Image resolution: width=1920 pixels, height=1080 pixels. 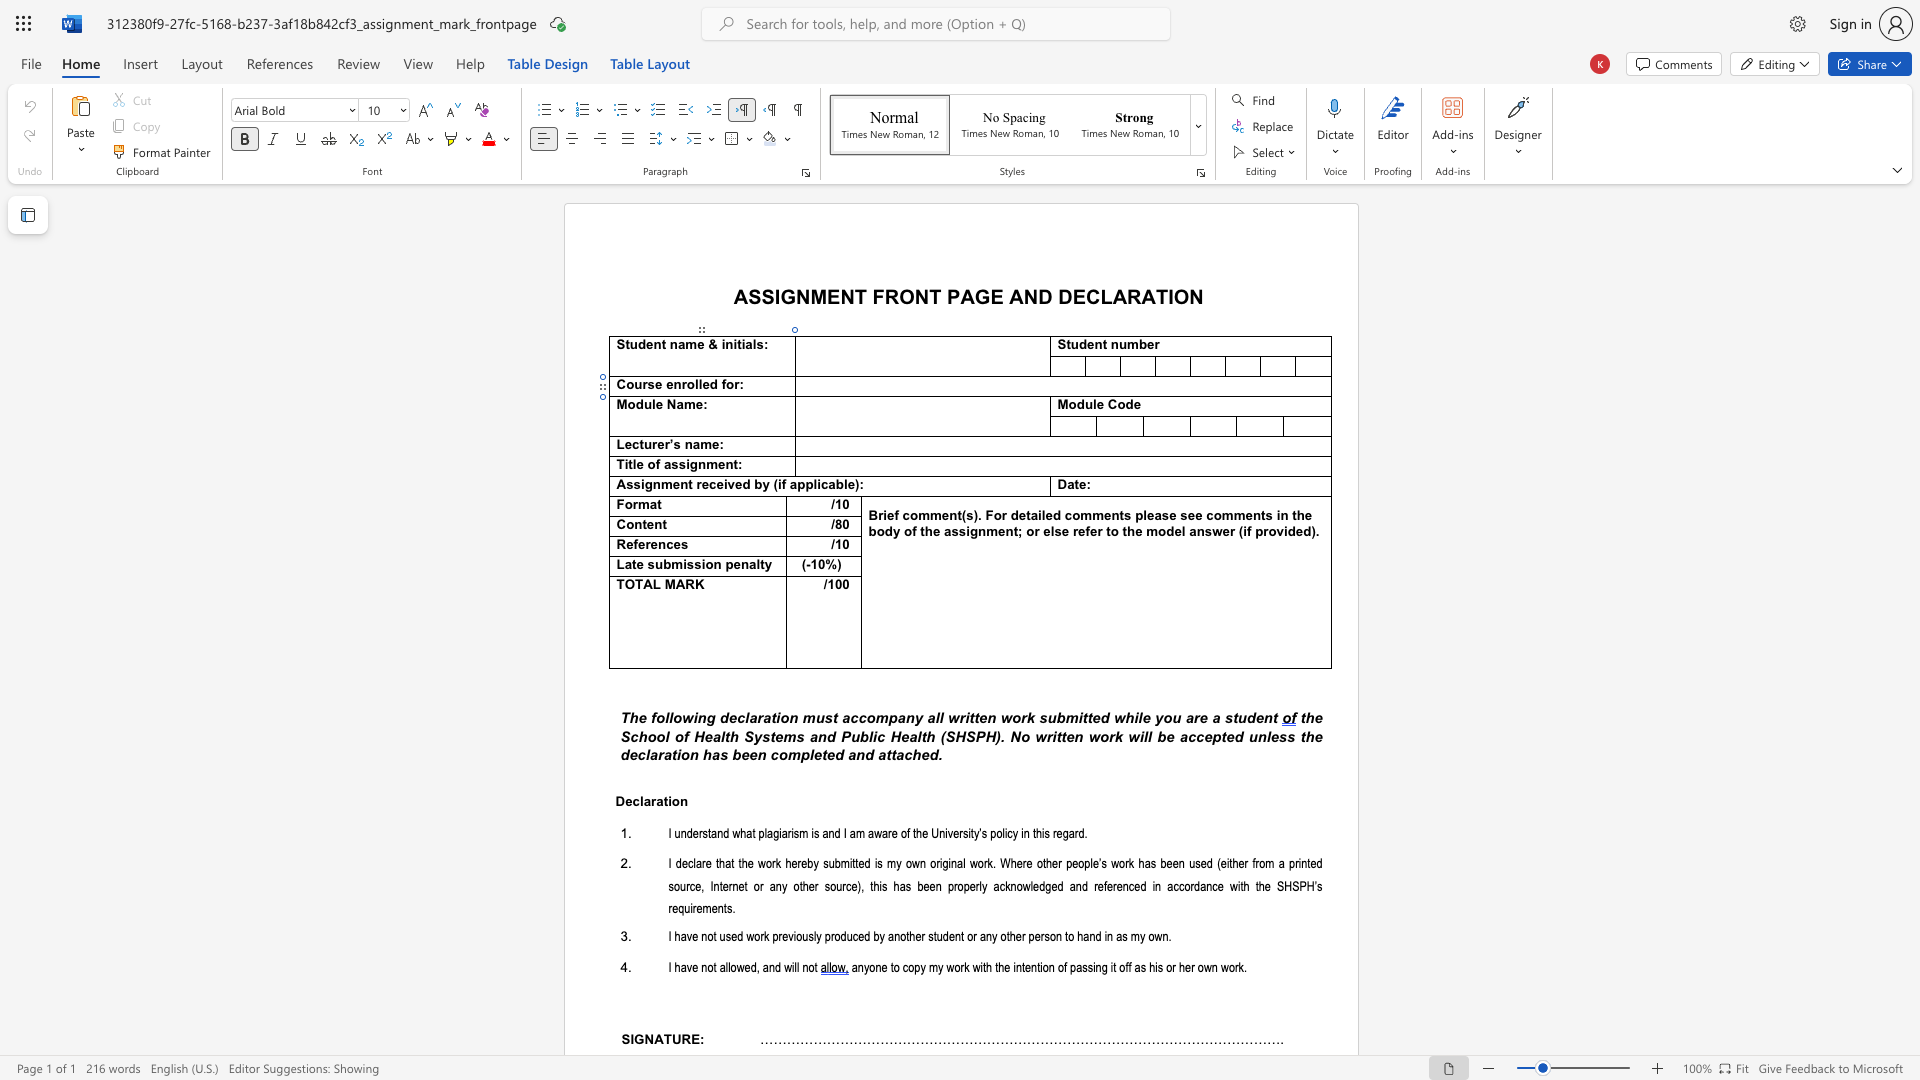 What do you see at coordinates (821, 485) in the screenshot?
I see `the space between the continuous character "i" and "c" in the text` at bounding box center [821, 485].